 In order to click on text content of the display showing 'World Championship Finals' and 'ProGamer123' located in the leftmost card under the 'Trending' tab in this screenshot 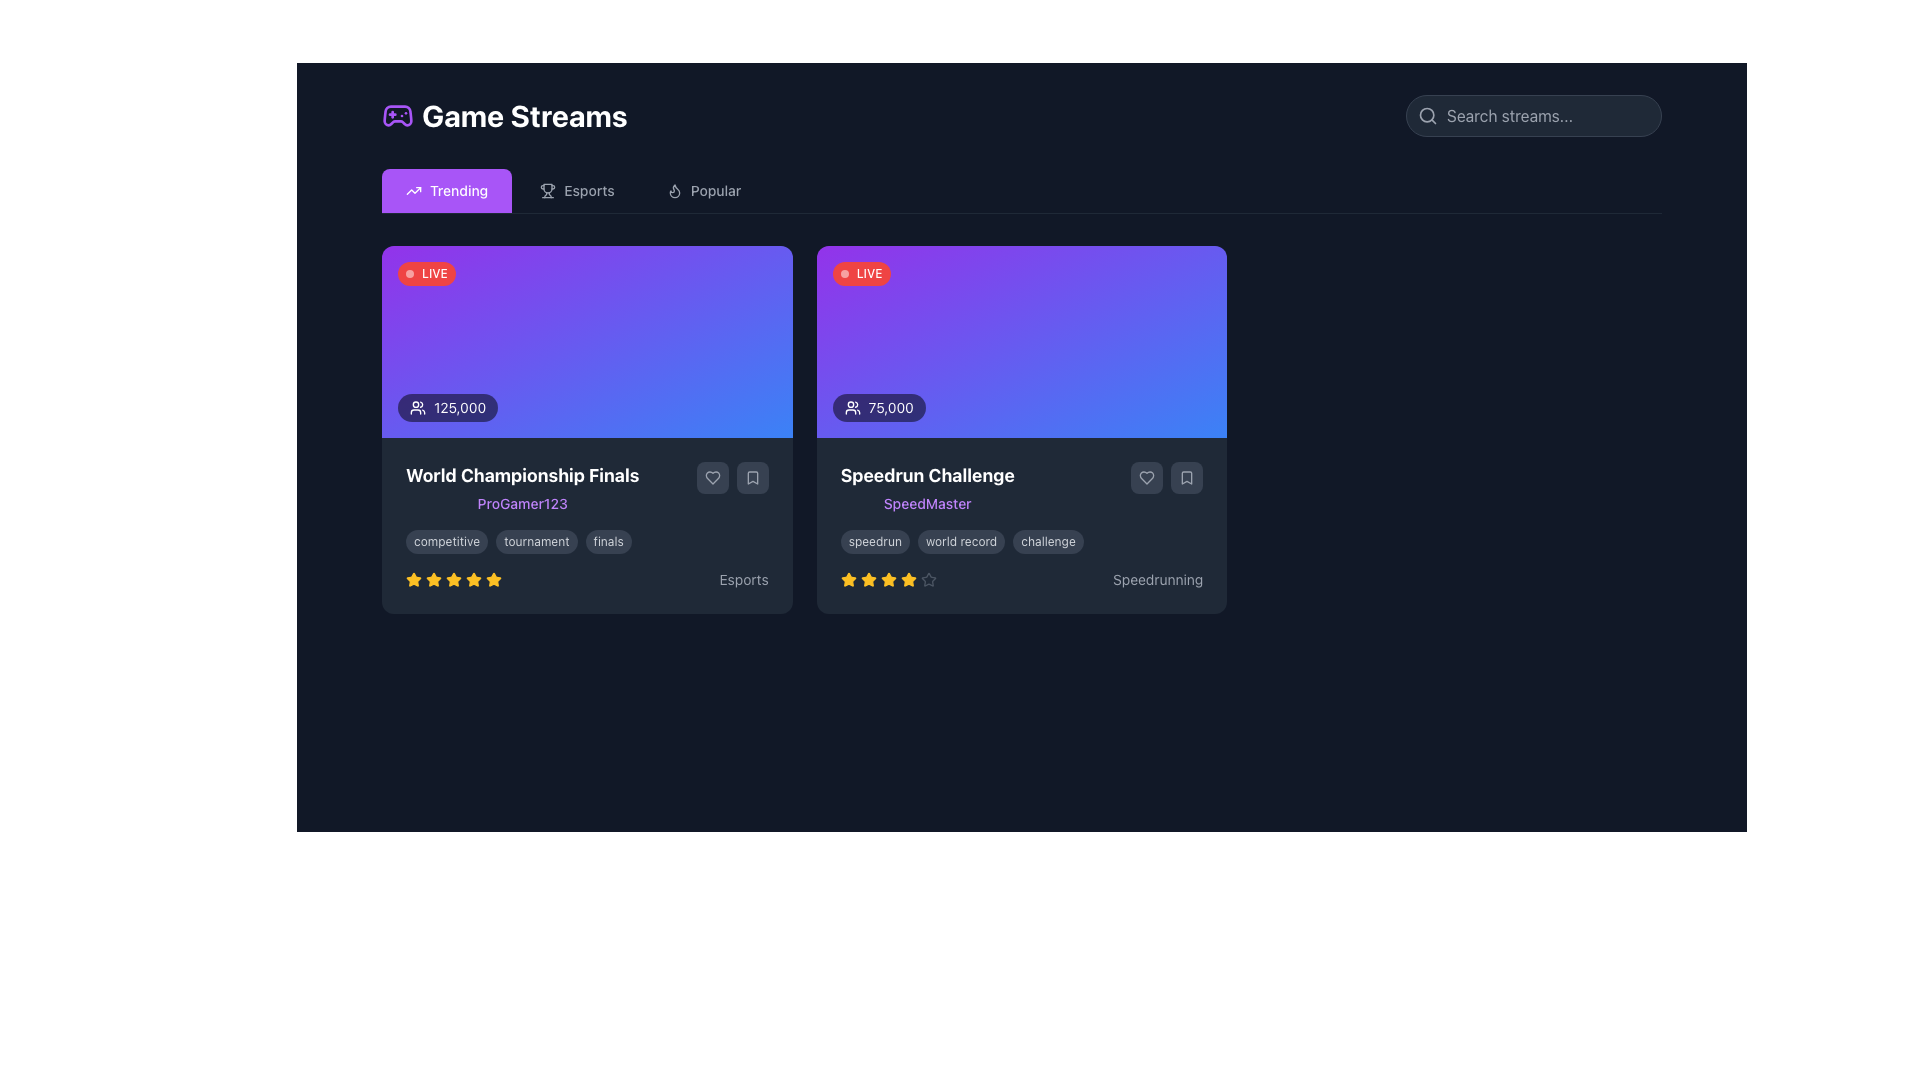, I will do `click(522, 488)`.